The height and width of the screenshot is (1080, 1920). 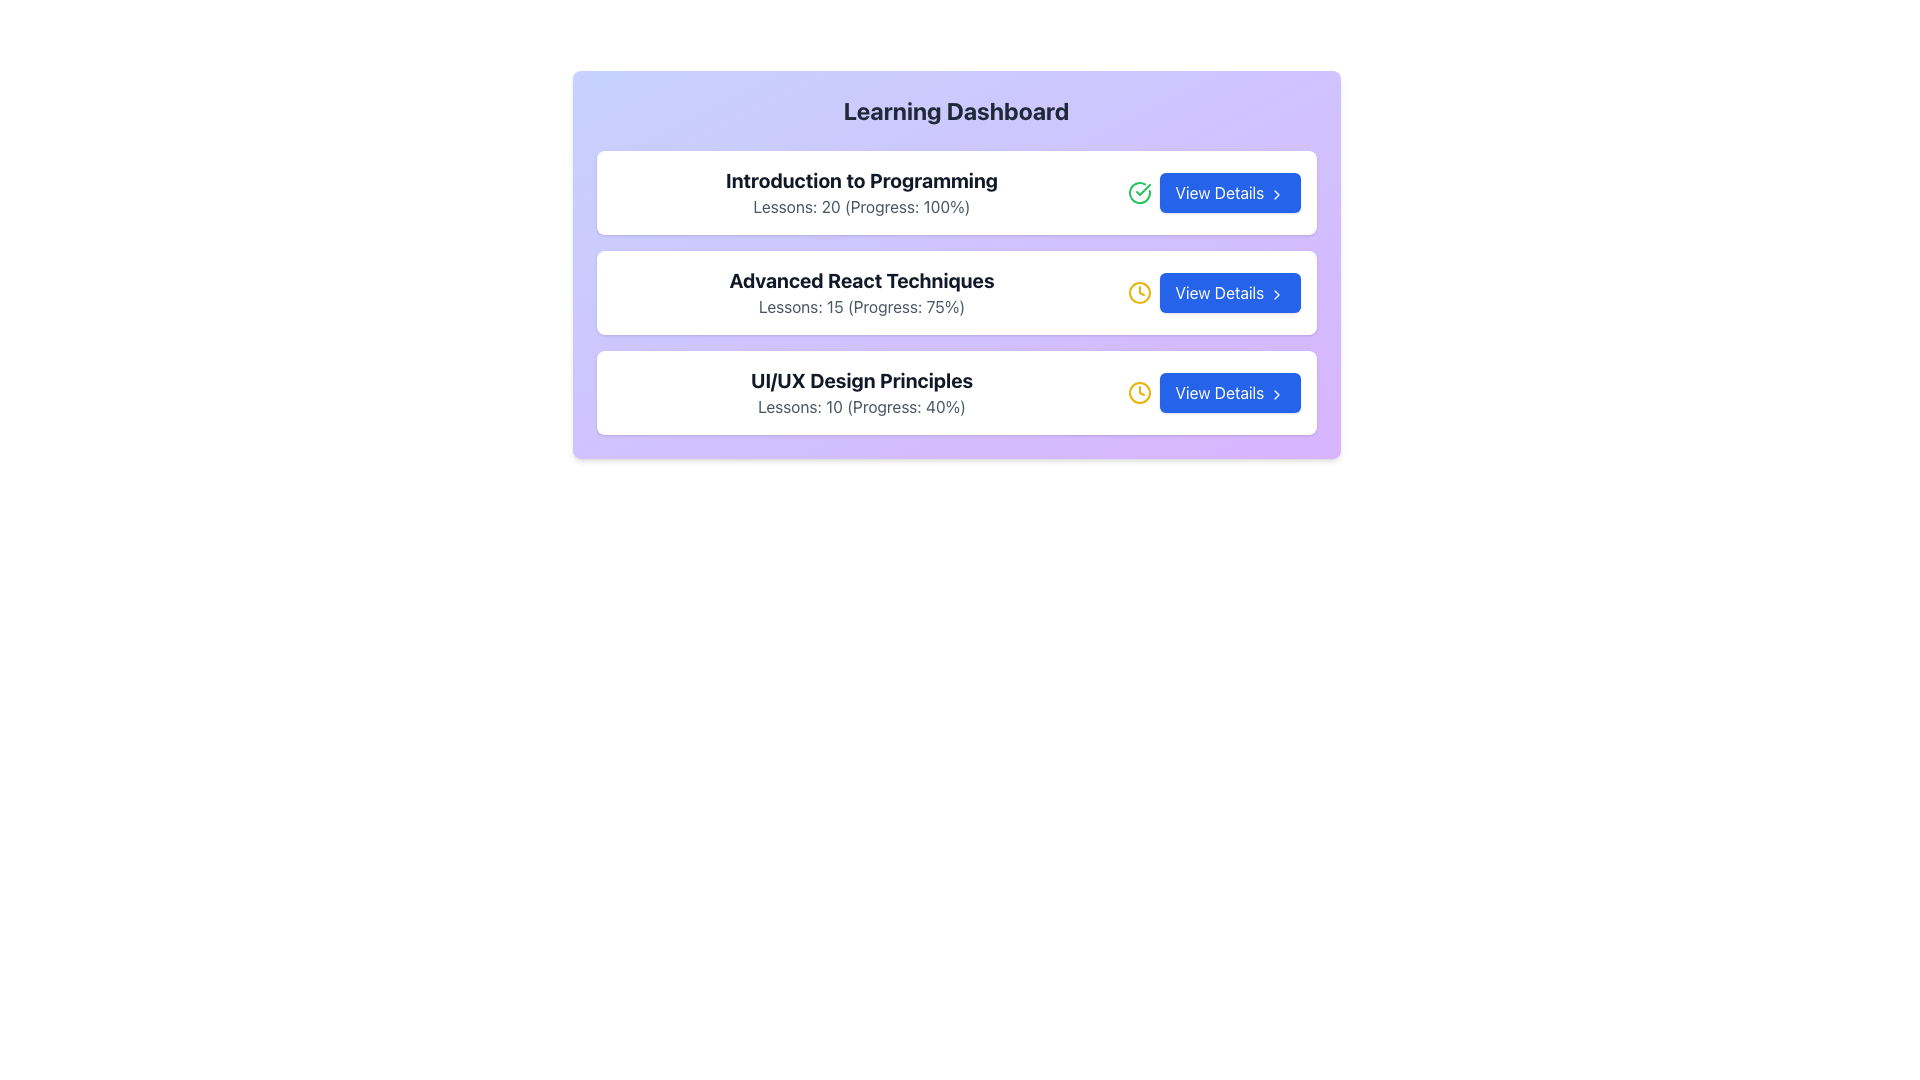 I want to click on the button located at the right edge of the row for 'Introduction to Programming', so click(x=1228, y=192).